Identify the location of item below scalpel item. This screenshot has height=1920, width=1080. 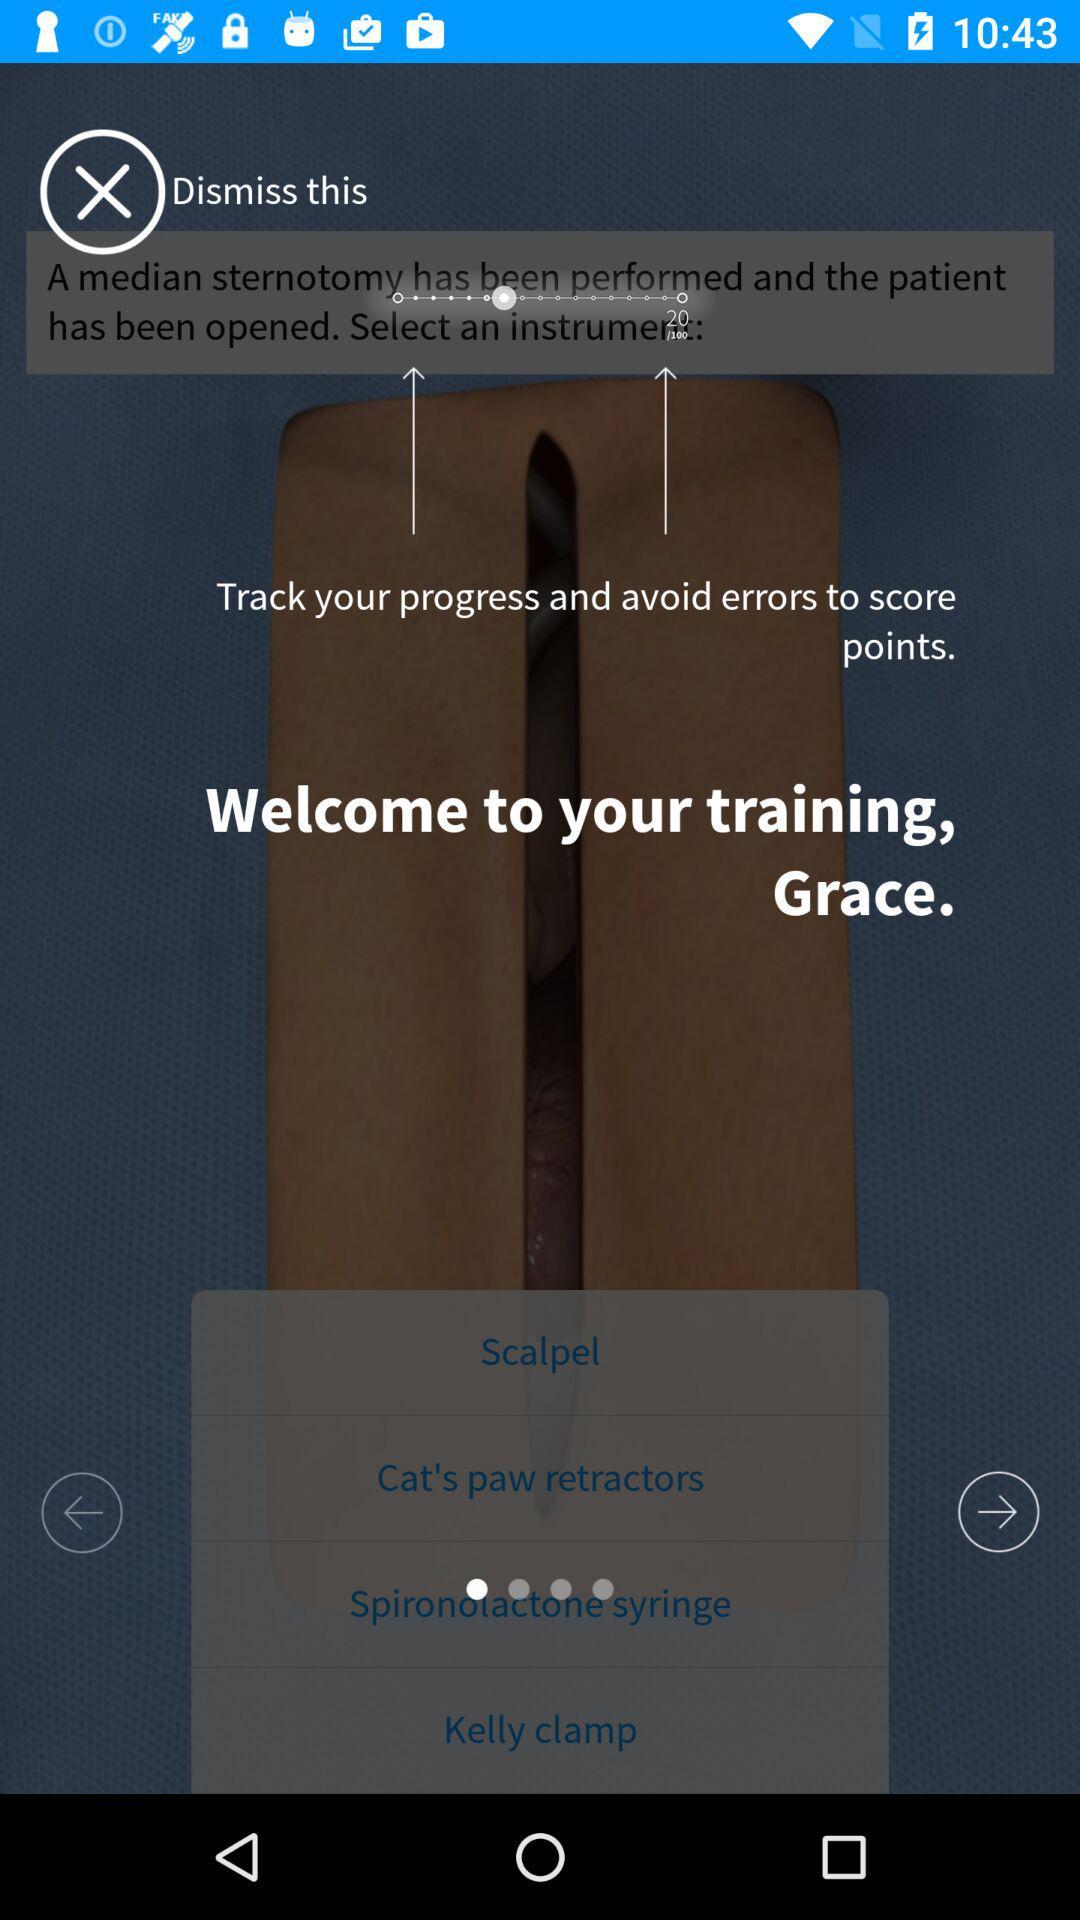
(540, 1478).